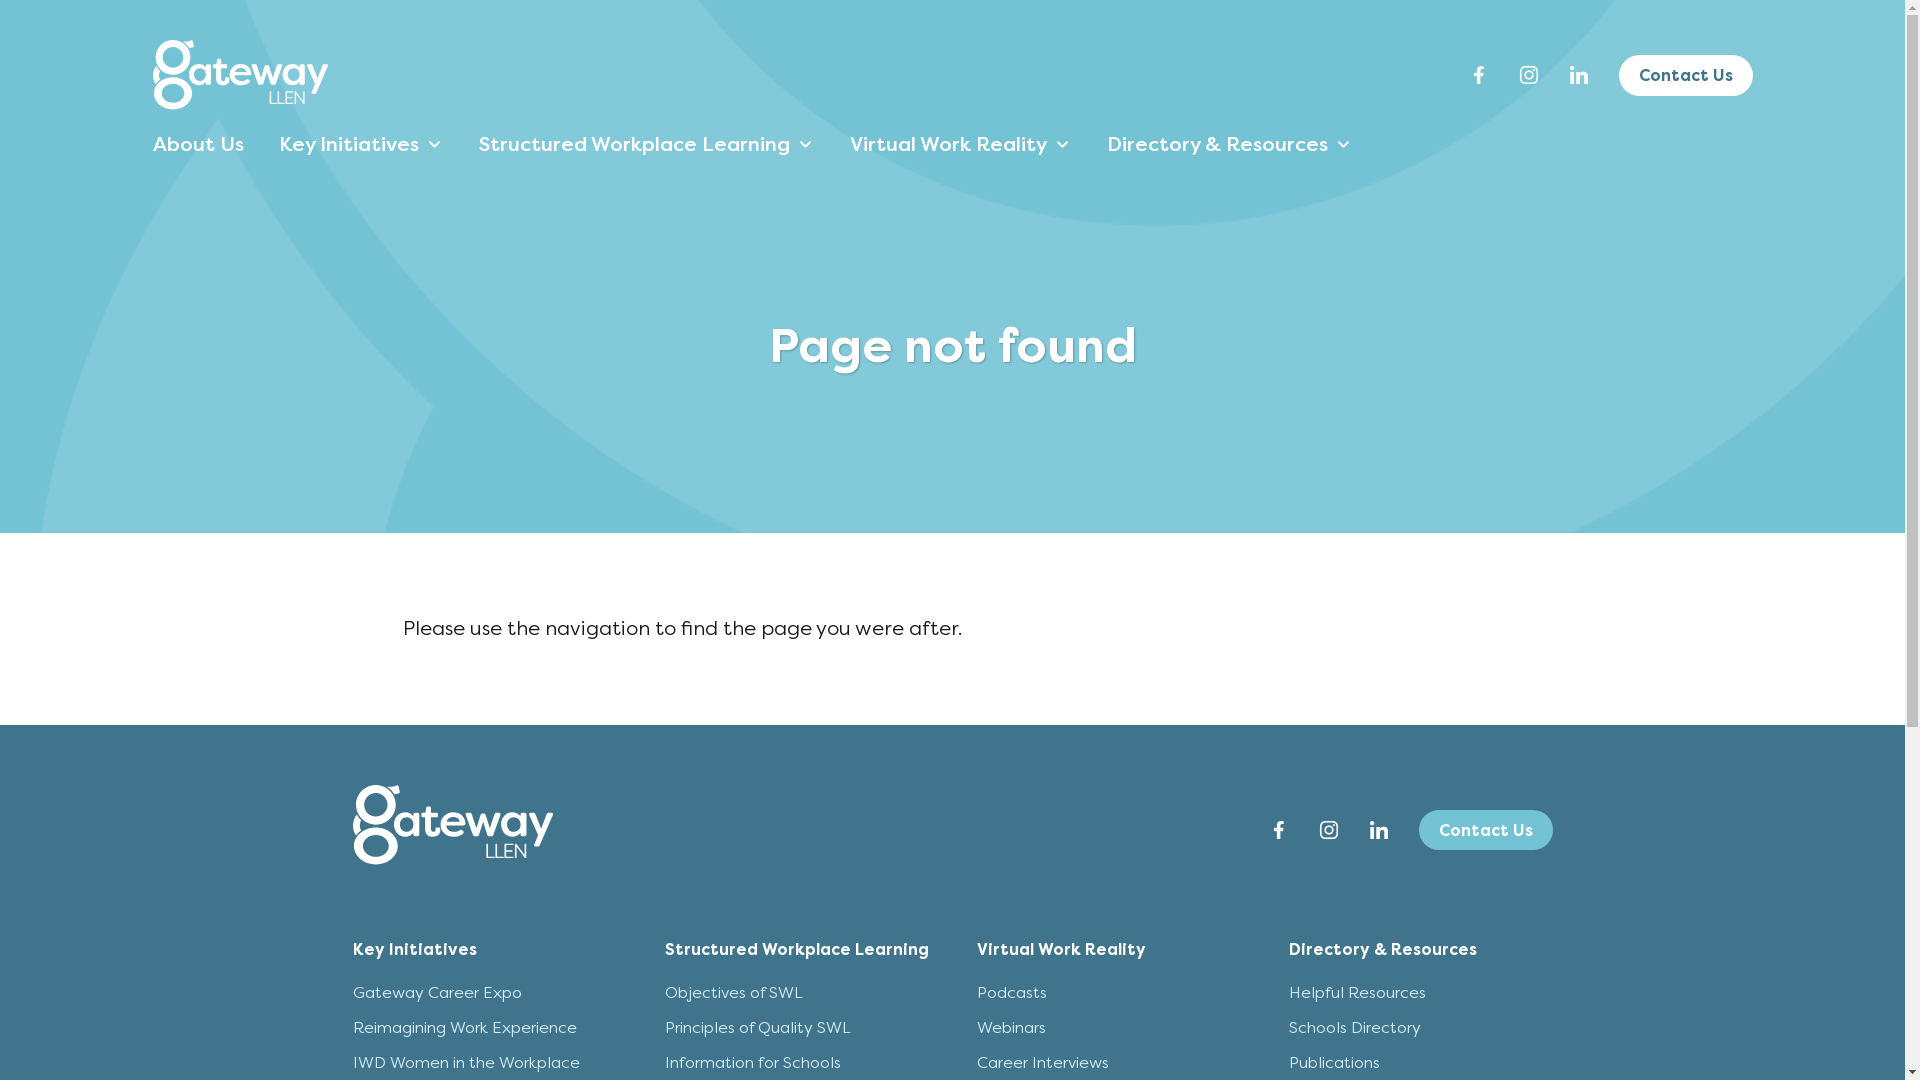 The width and height of the screenshot is (1920, 1080). What do you see at coordinates (756, 1027) in the screenshot?
I see `'Principles of Quality SWL'` at bounding box center [756, 1027].